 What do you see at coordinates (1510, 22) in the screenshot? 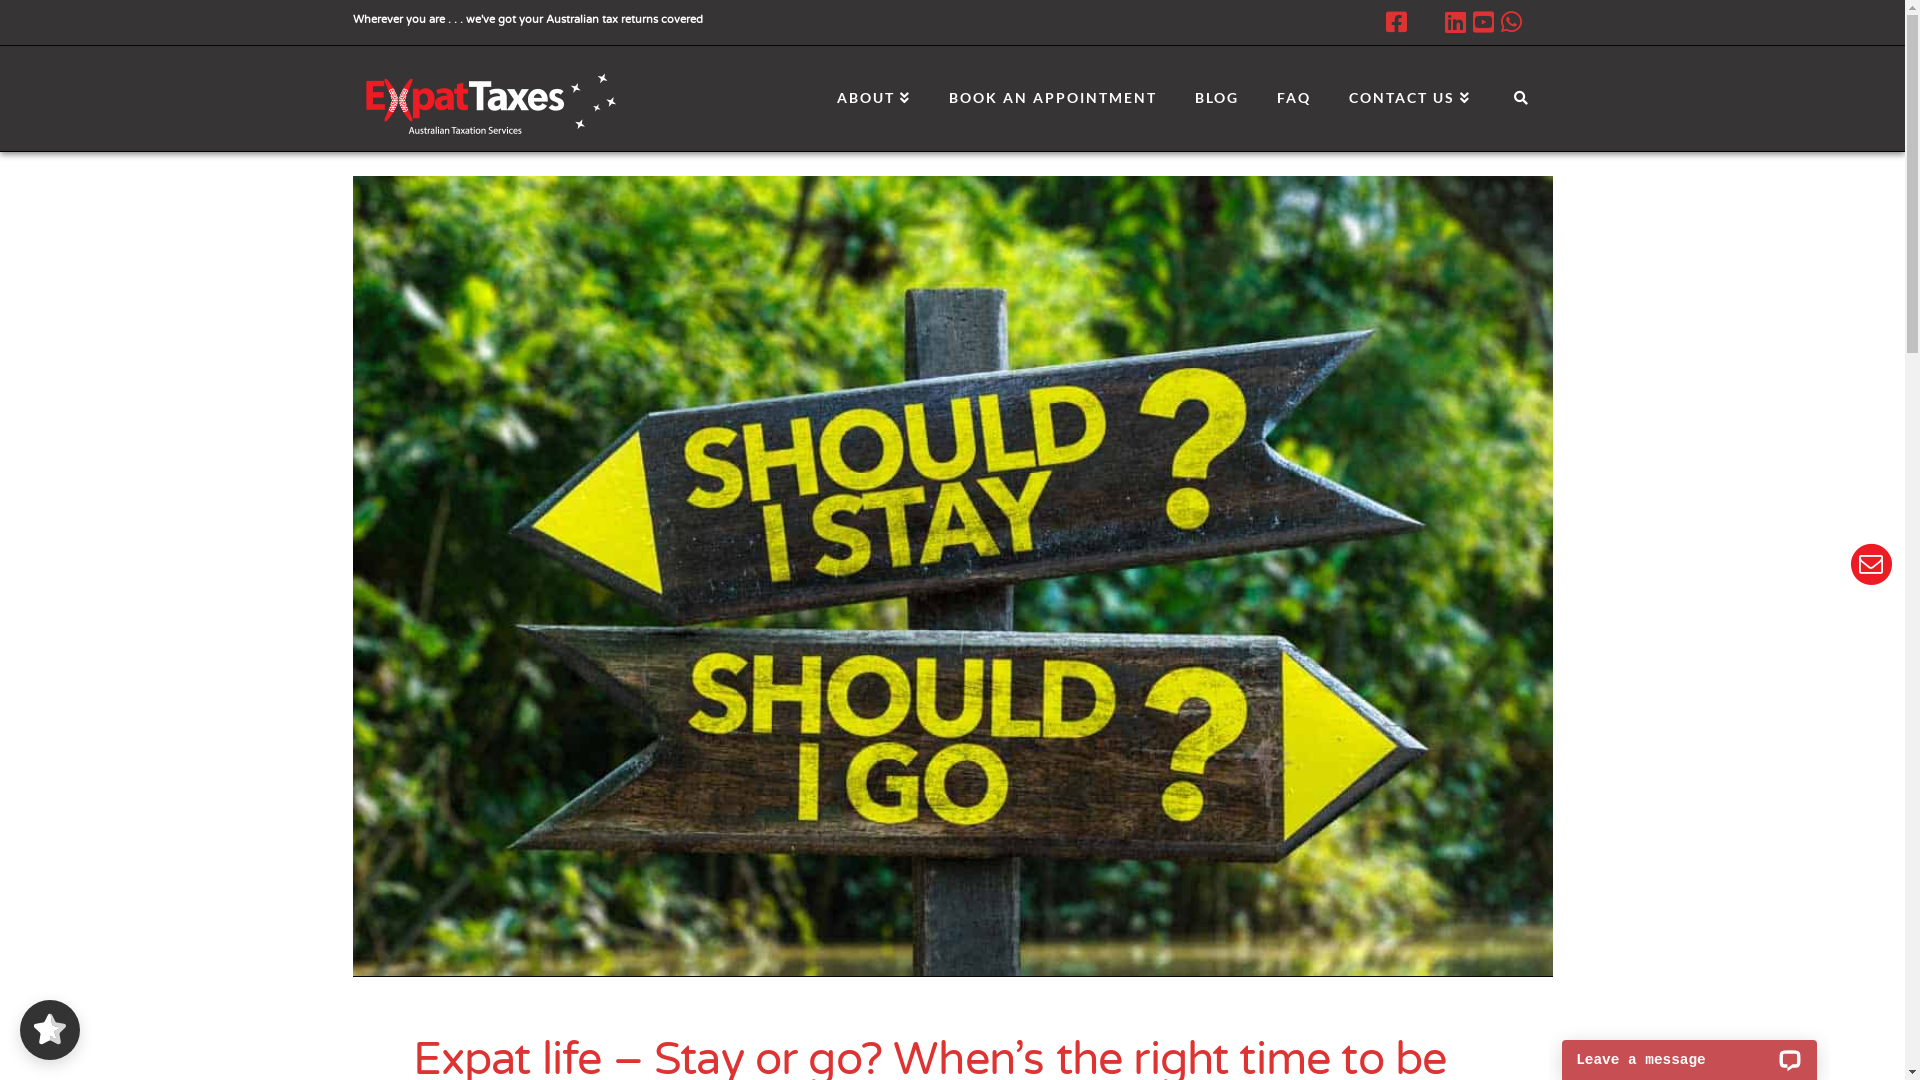
I see `'Whatsapp'` at bounding box center [1510, 22].